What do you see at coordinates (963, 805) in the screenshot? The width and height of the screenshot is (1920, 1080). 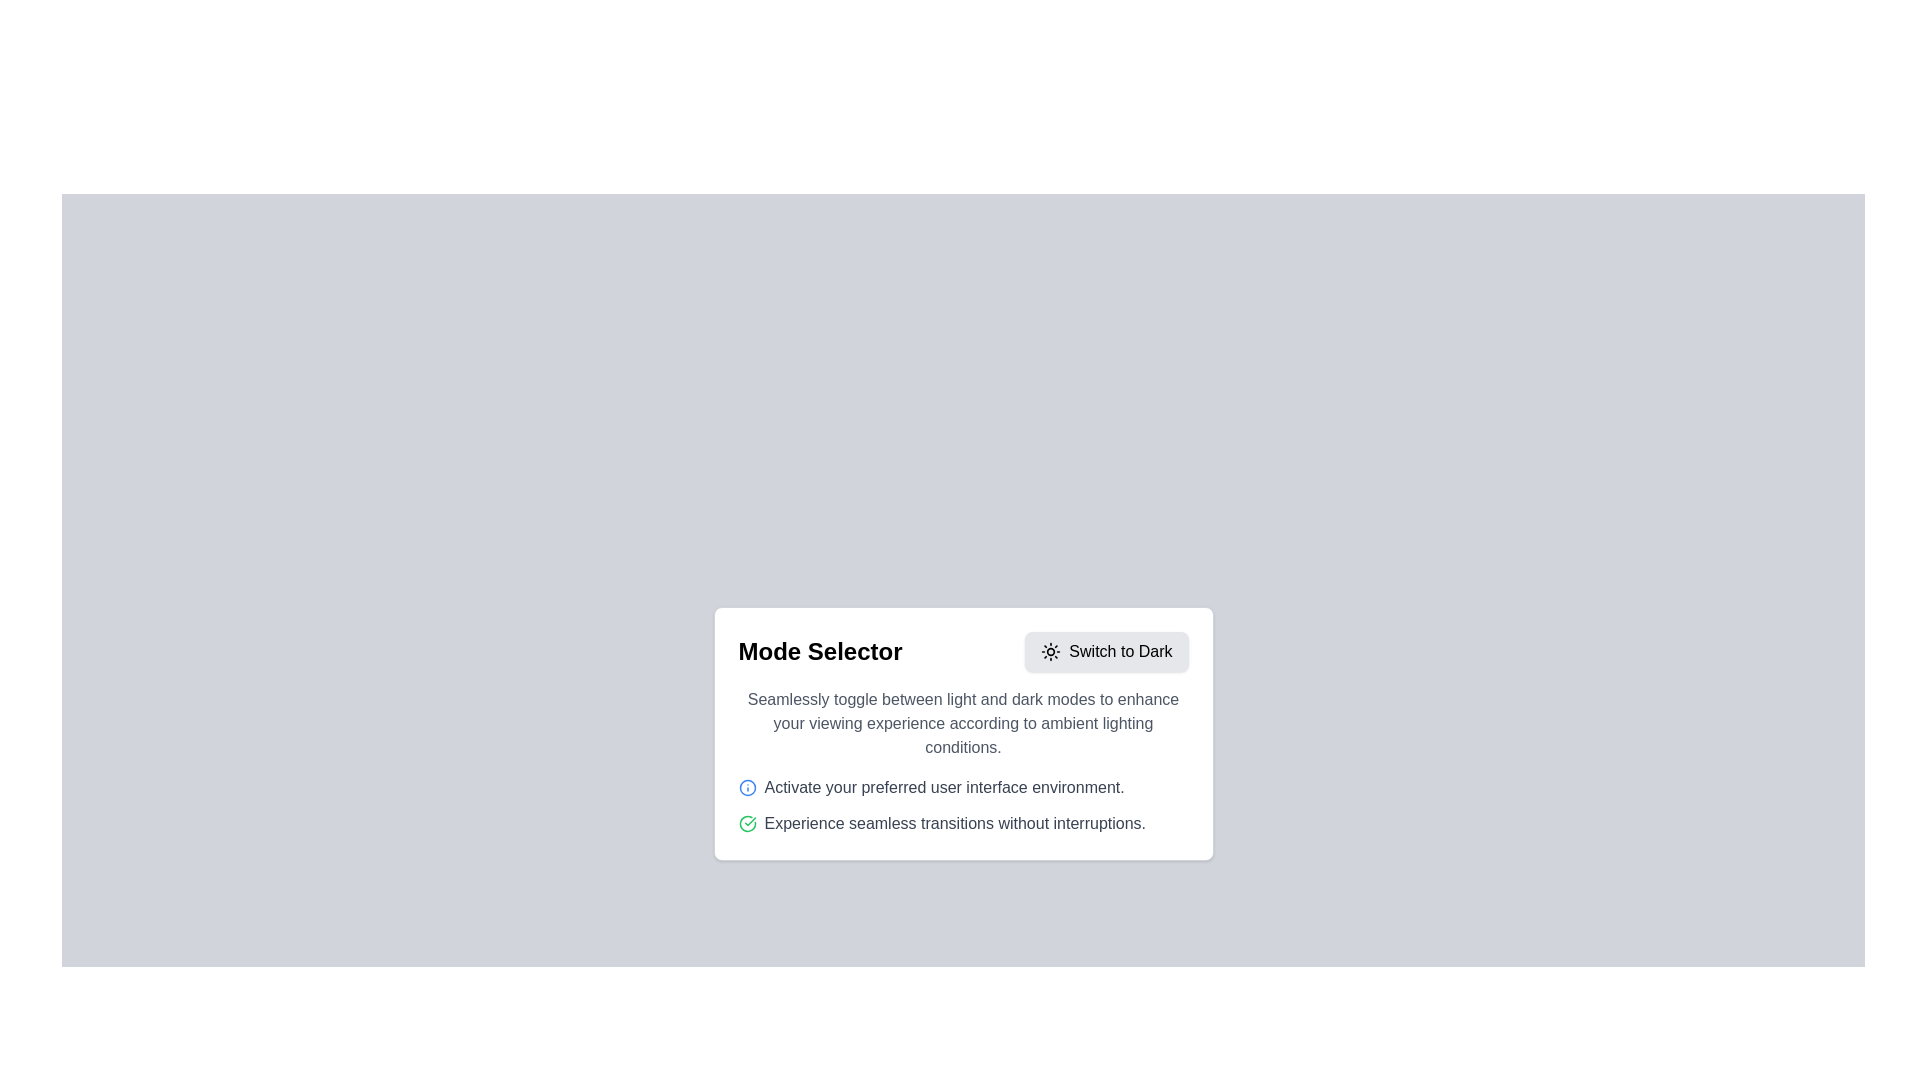 I see `descriptive information located in the bottom-left quadrant of the 'Mode Selector' section, which provides guidance on activating the user interface environment and ensuring uninterrupted transitions` at bounding box center [963, 805].